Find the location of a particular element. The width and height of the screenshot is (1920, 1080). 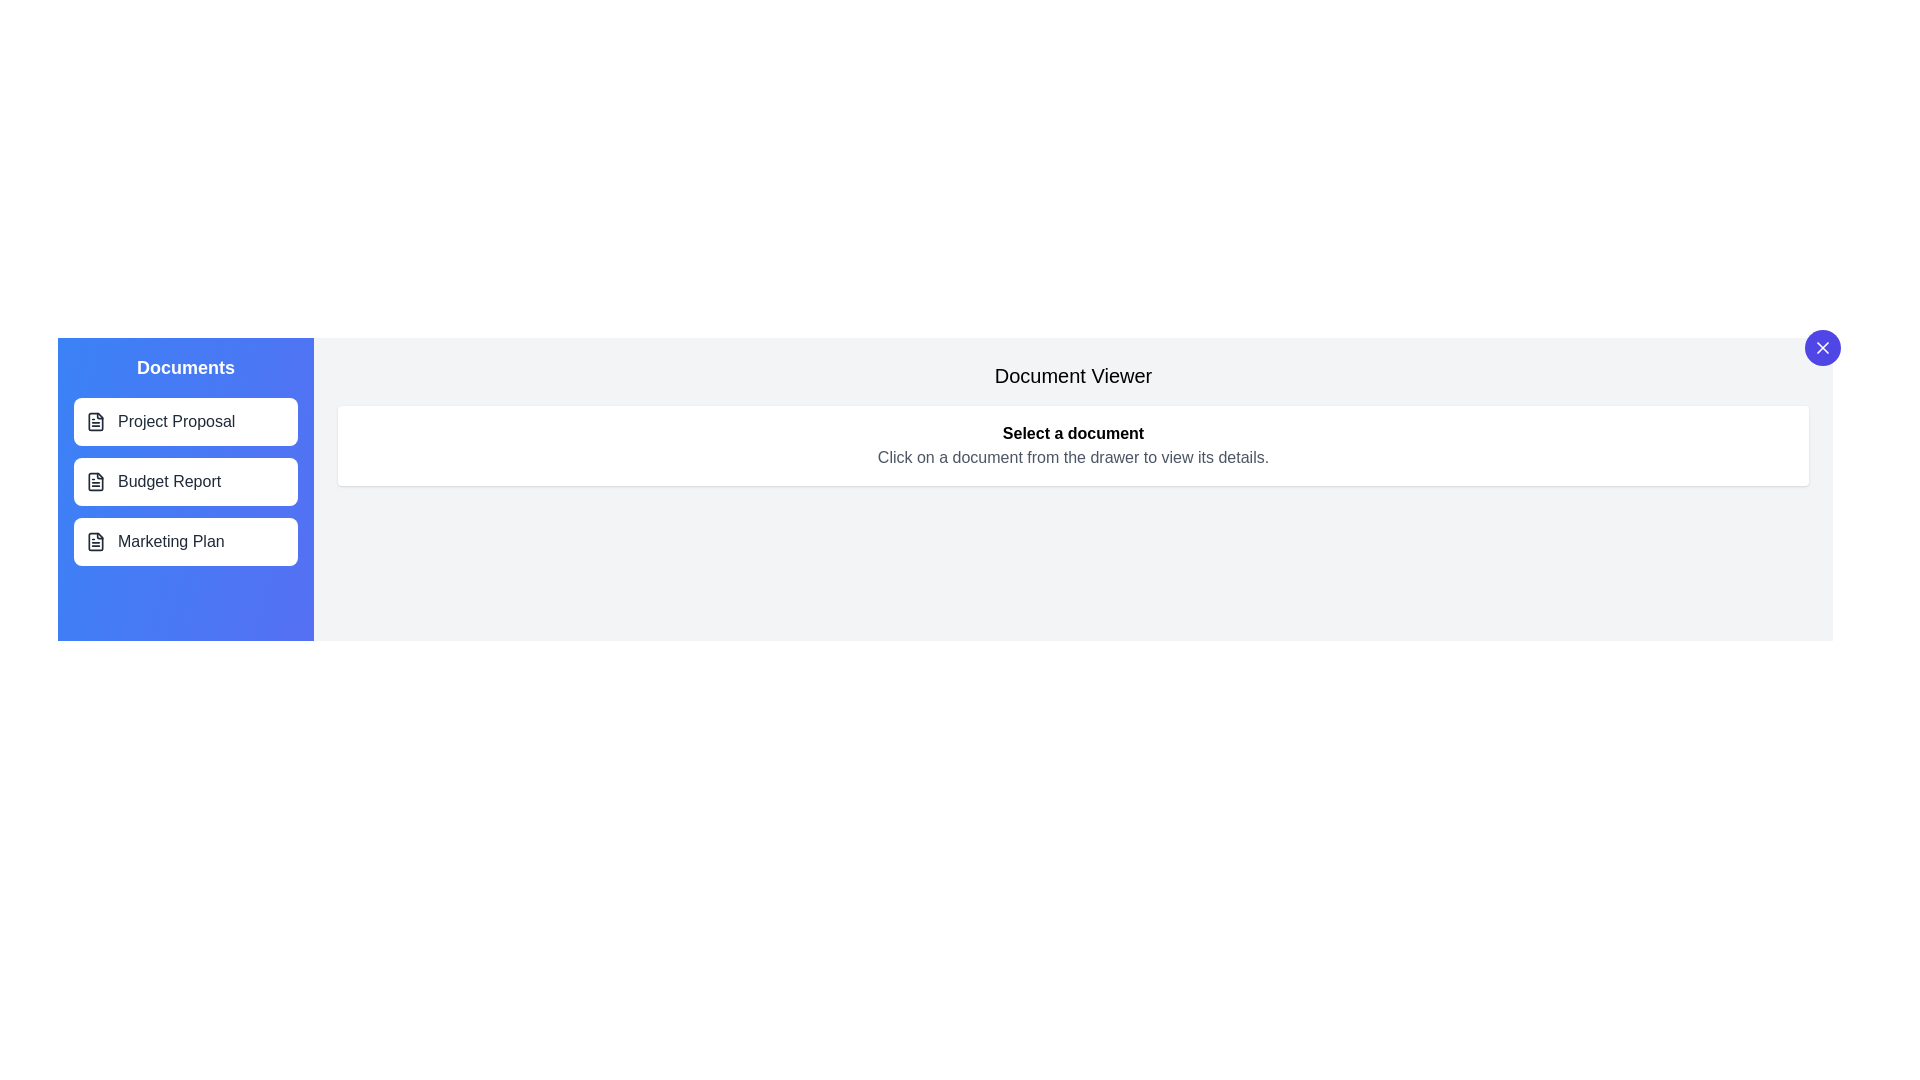

the document titled Marketing Plan in the drawer is located at coordinates (186, 542).